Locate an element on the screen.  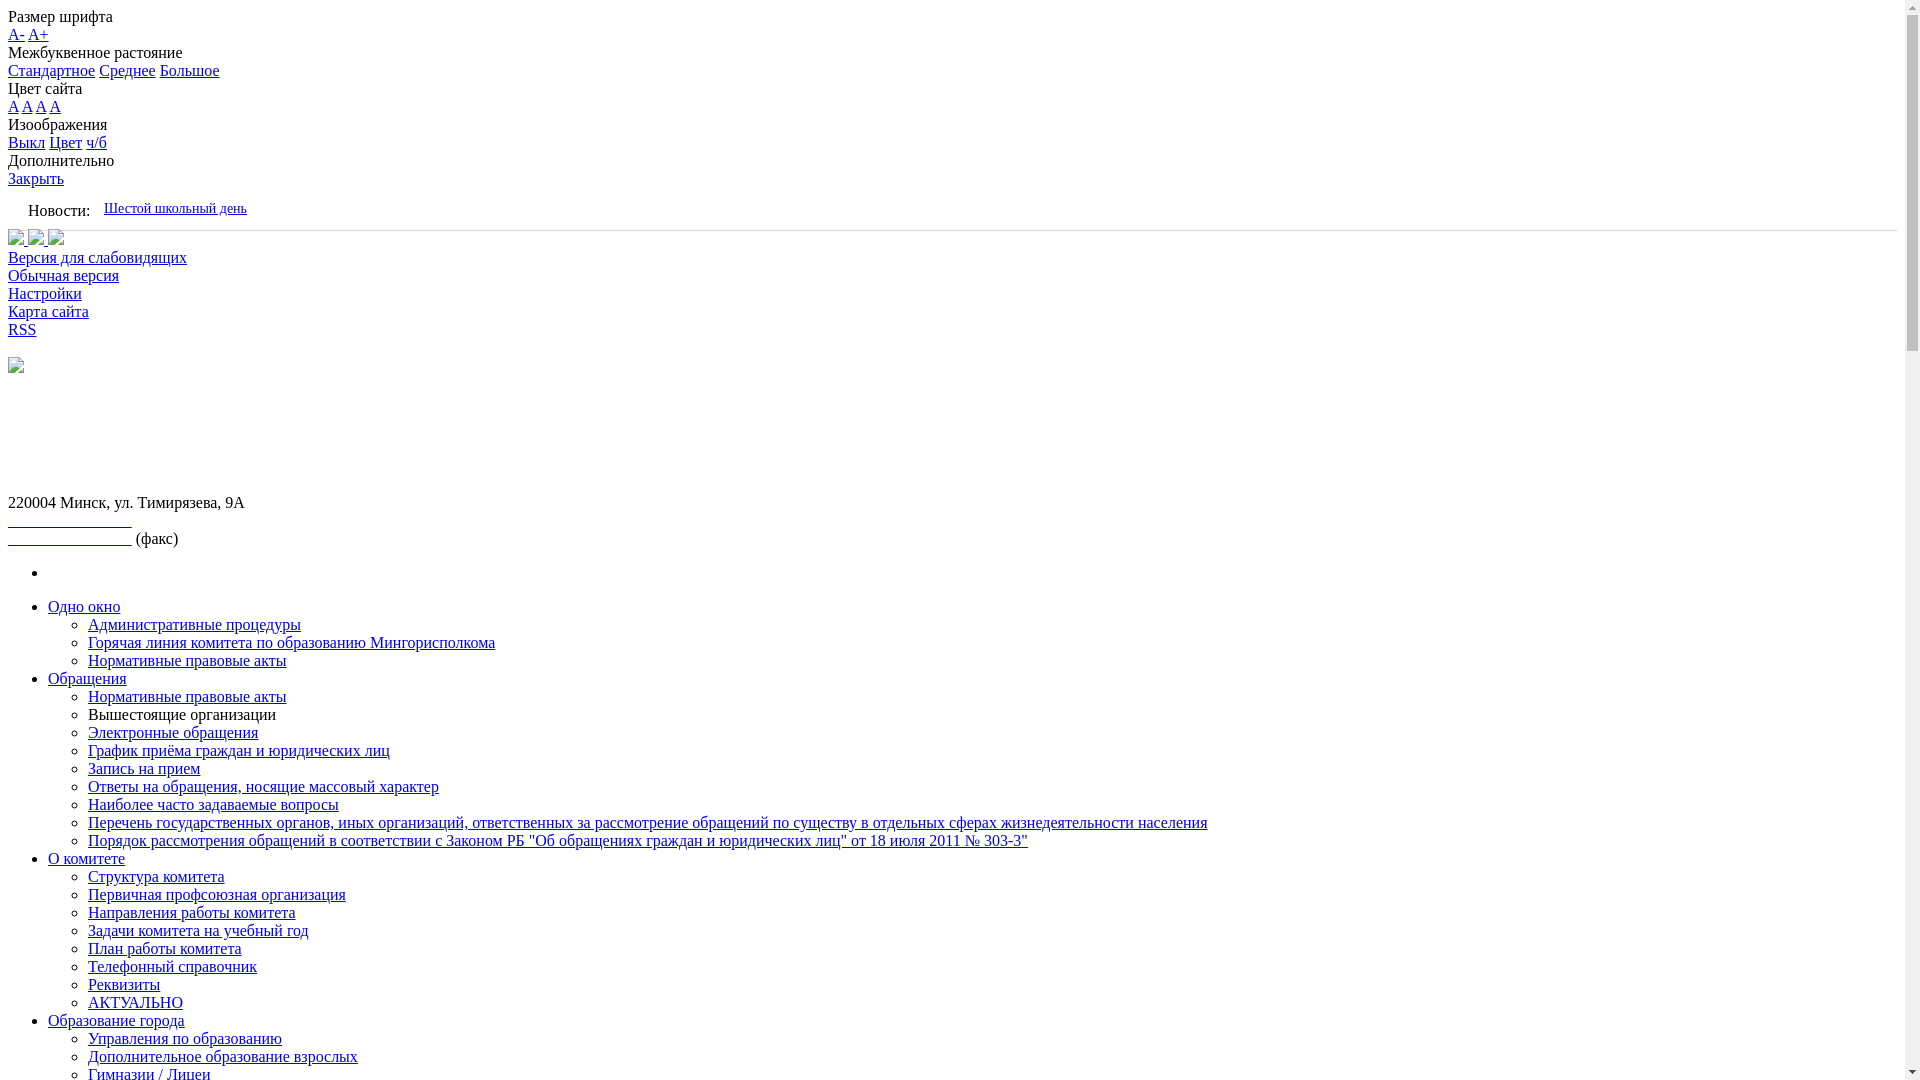
'A' is located at coordinates (13, 106).